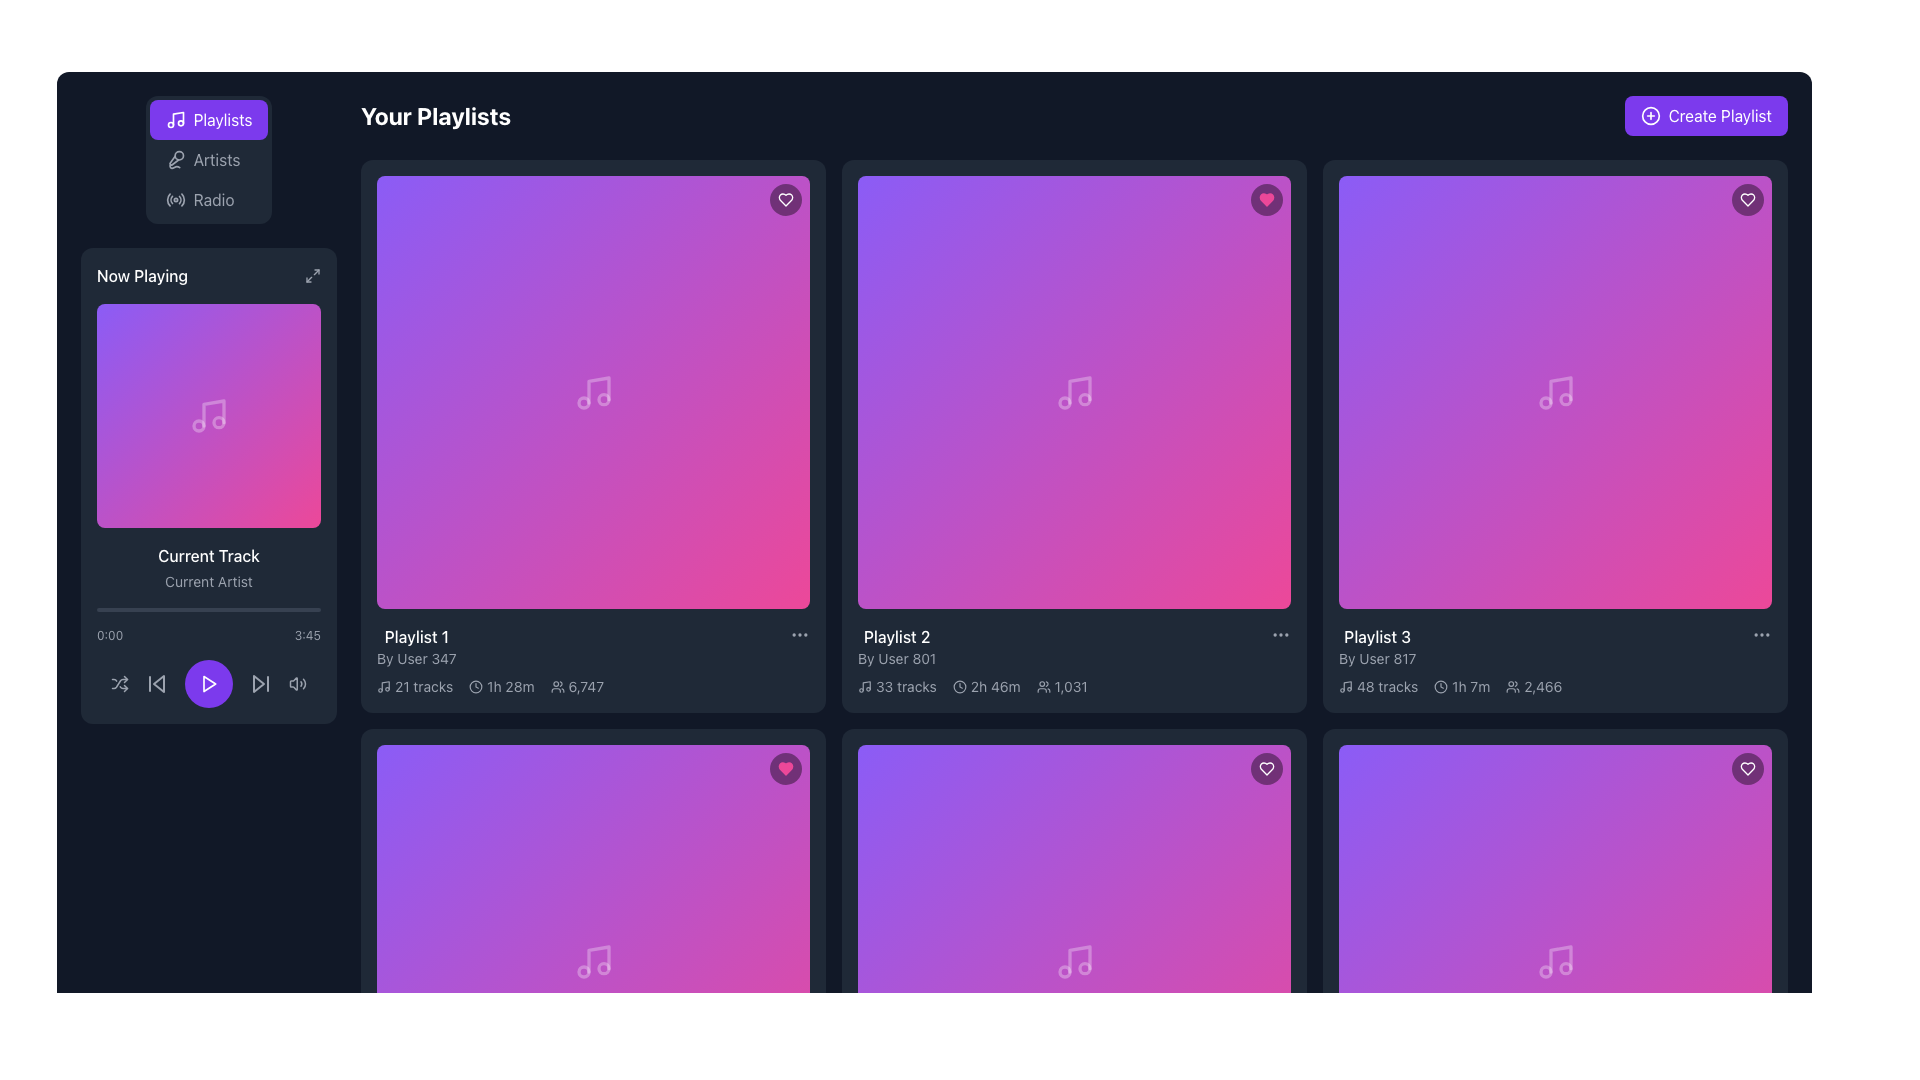 The height and width of the screenshot is (1080, 1920). Describe the element at coordinates (209, 682) in the screenshot. I see `the circular violet button with a white triangular play symbol` at that location.